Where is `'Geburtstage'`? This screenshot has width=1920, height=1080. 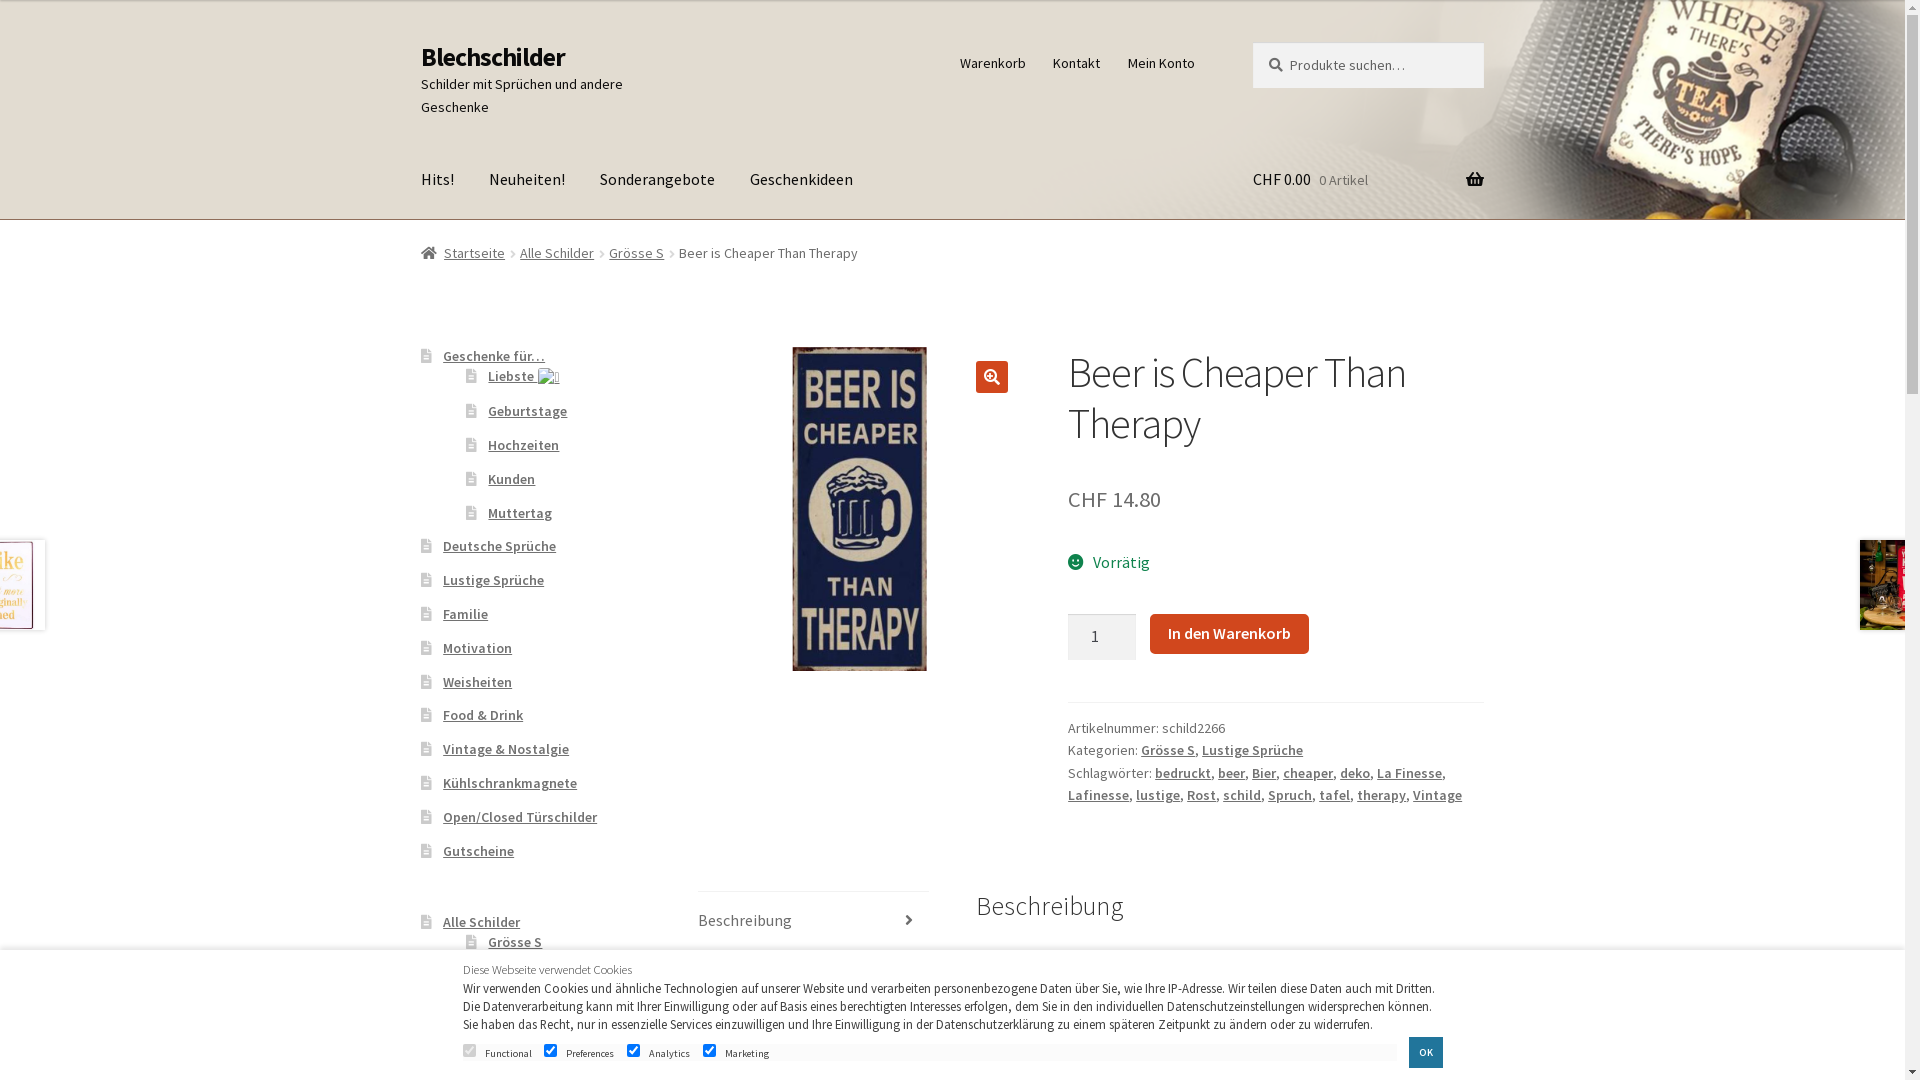
'Geburtstage' is located at coordinates (527, 410).